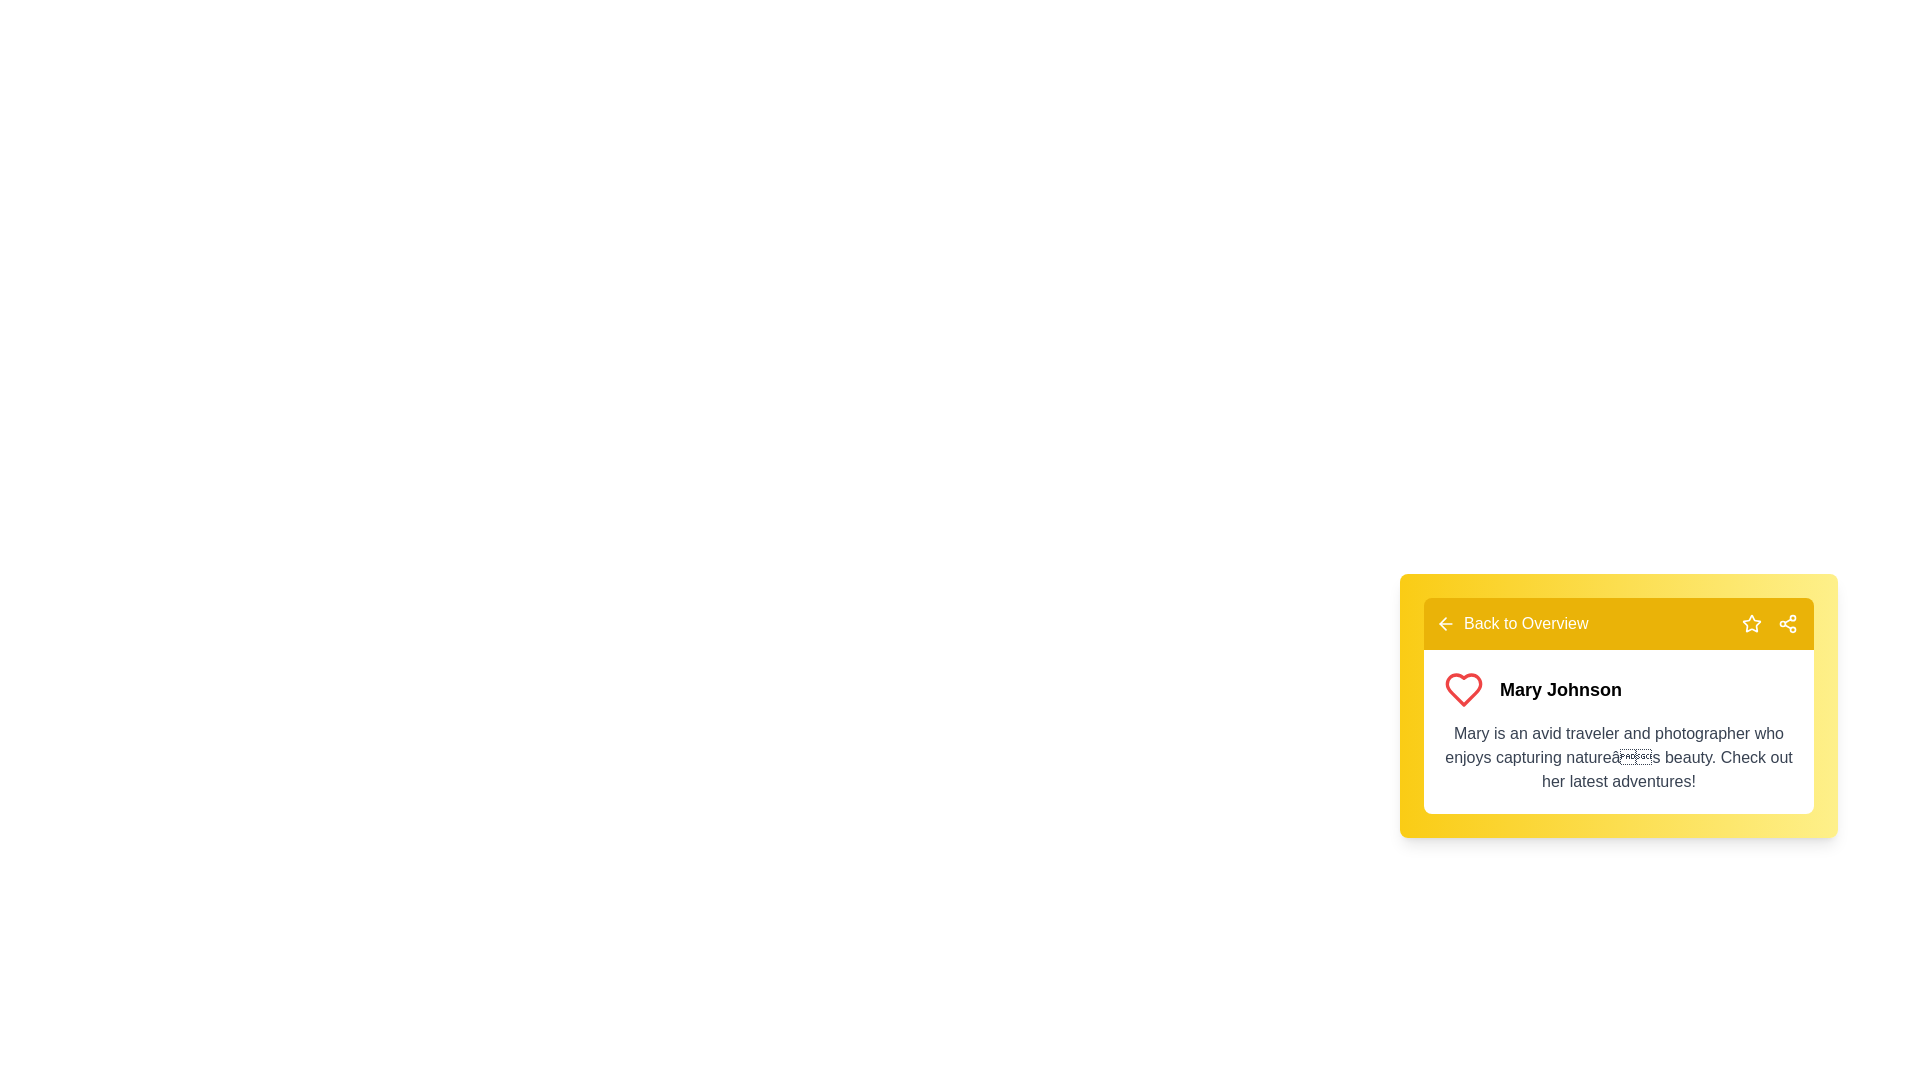 The height and width of the screenshot is (1080, 1920). I want to click on the text block providing information about 'Mary Johnson', located beneath the heading with a white background and rounded corners, so click(1618, 758).